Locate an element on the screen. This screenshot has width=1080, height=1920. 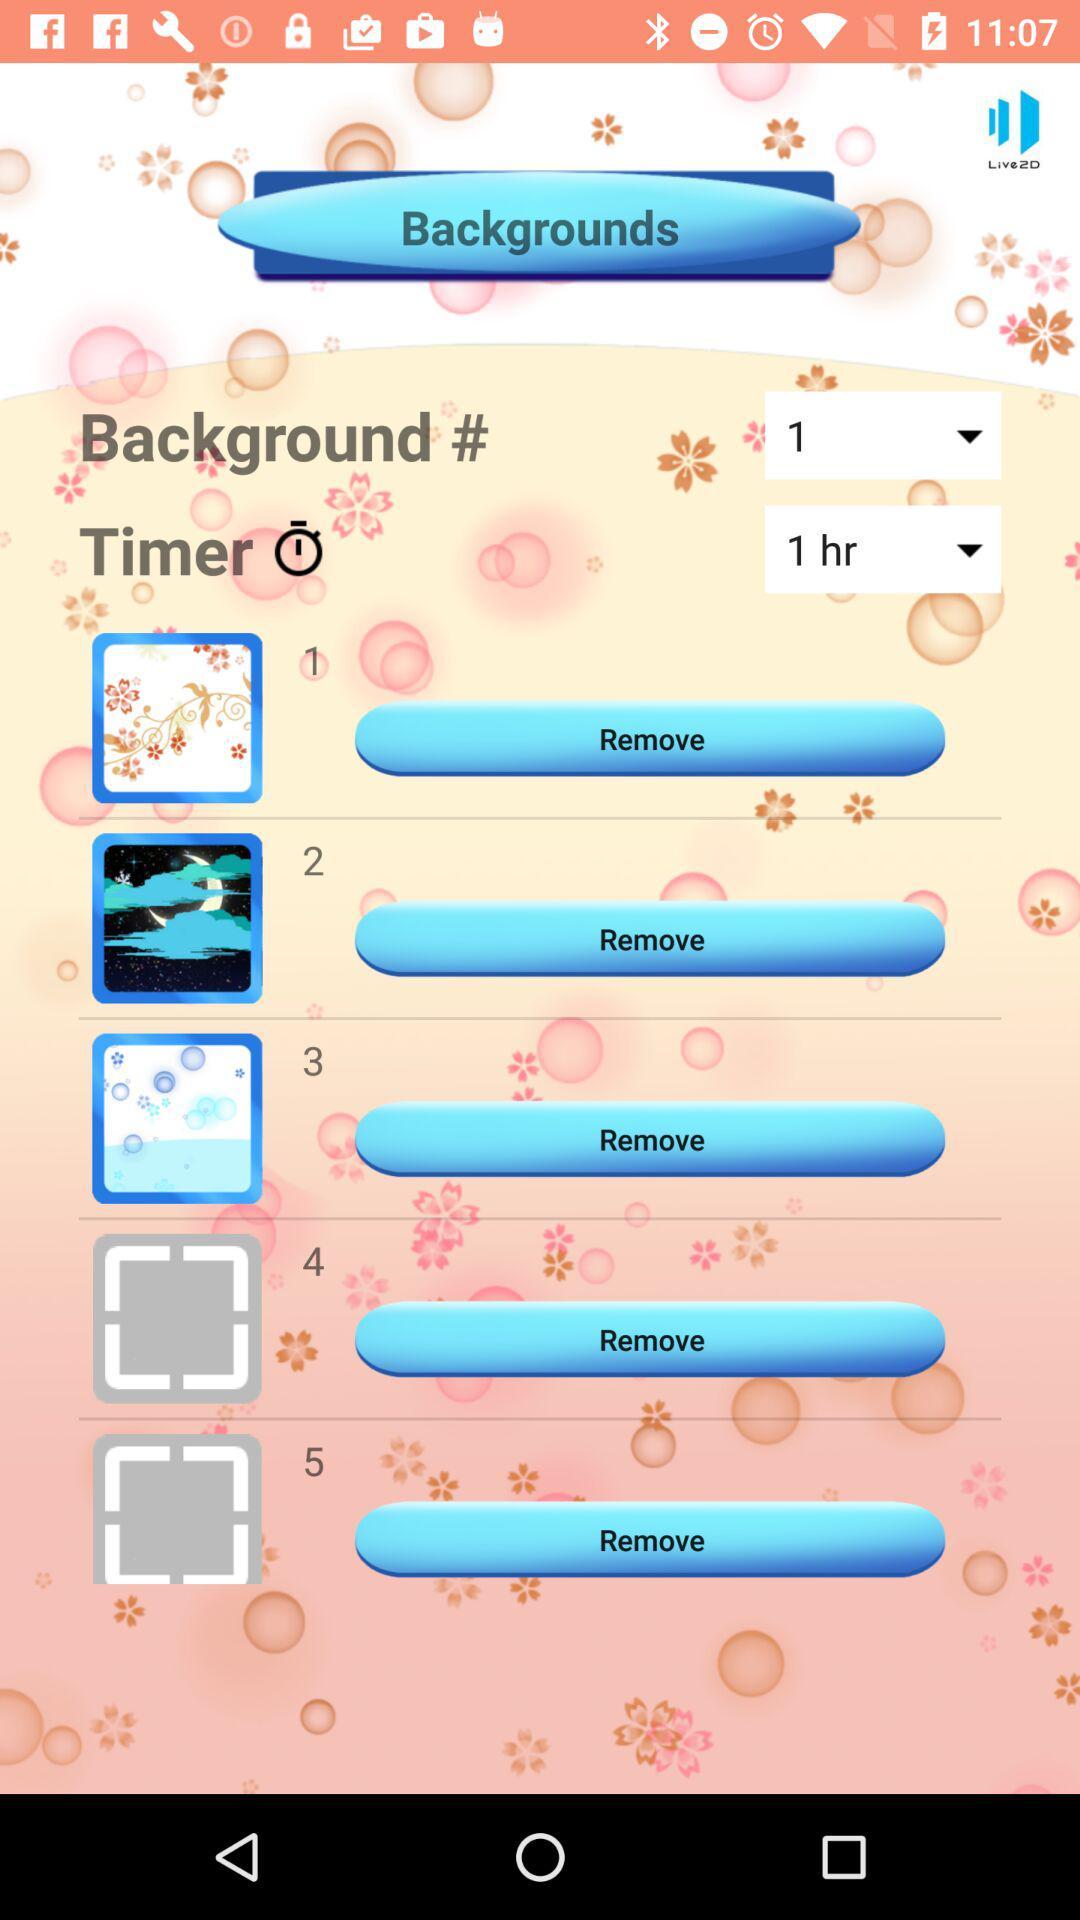
item to the left of the remove item is located at coordinates (313, 1059).